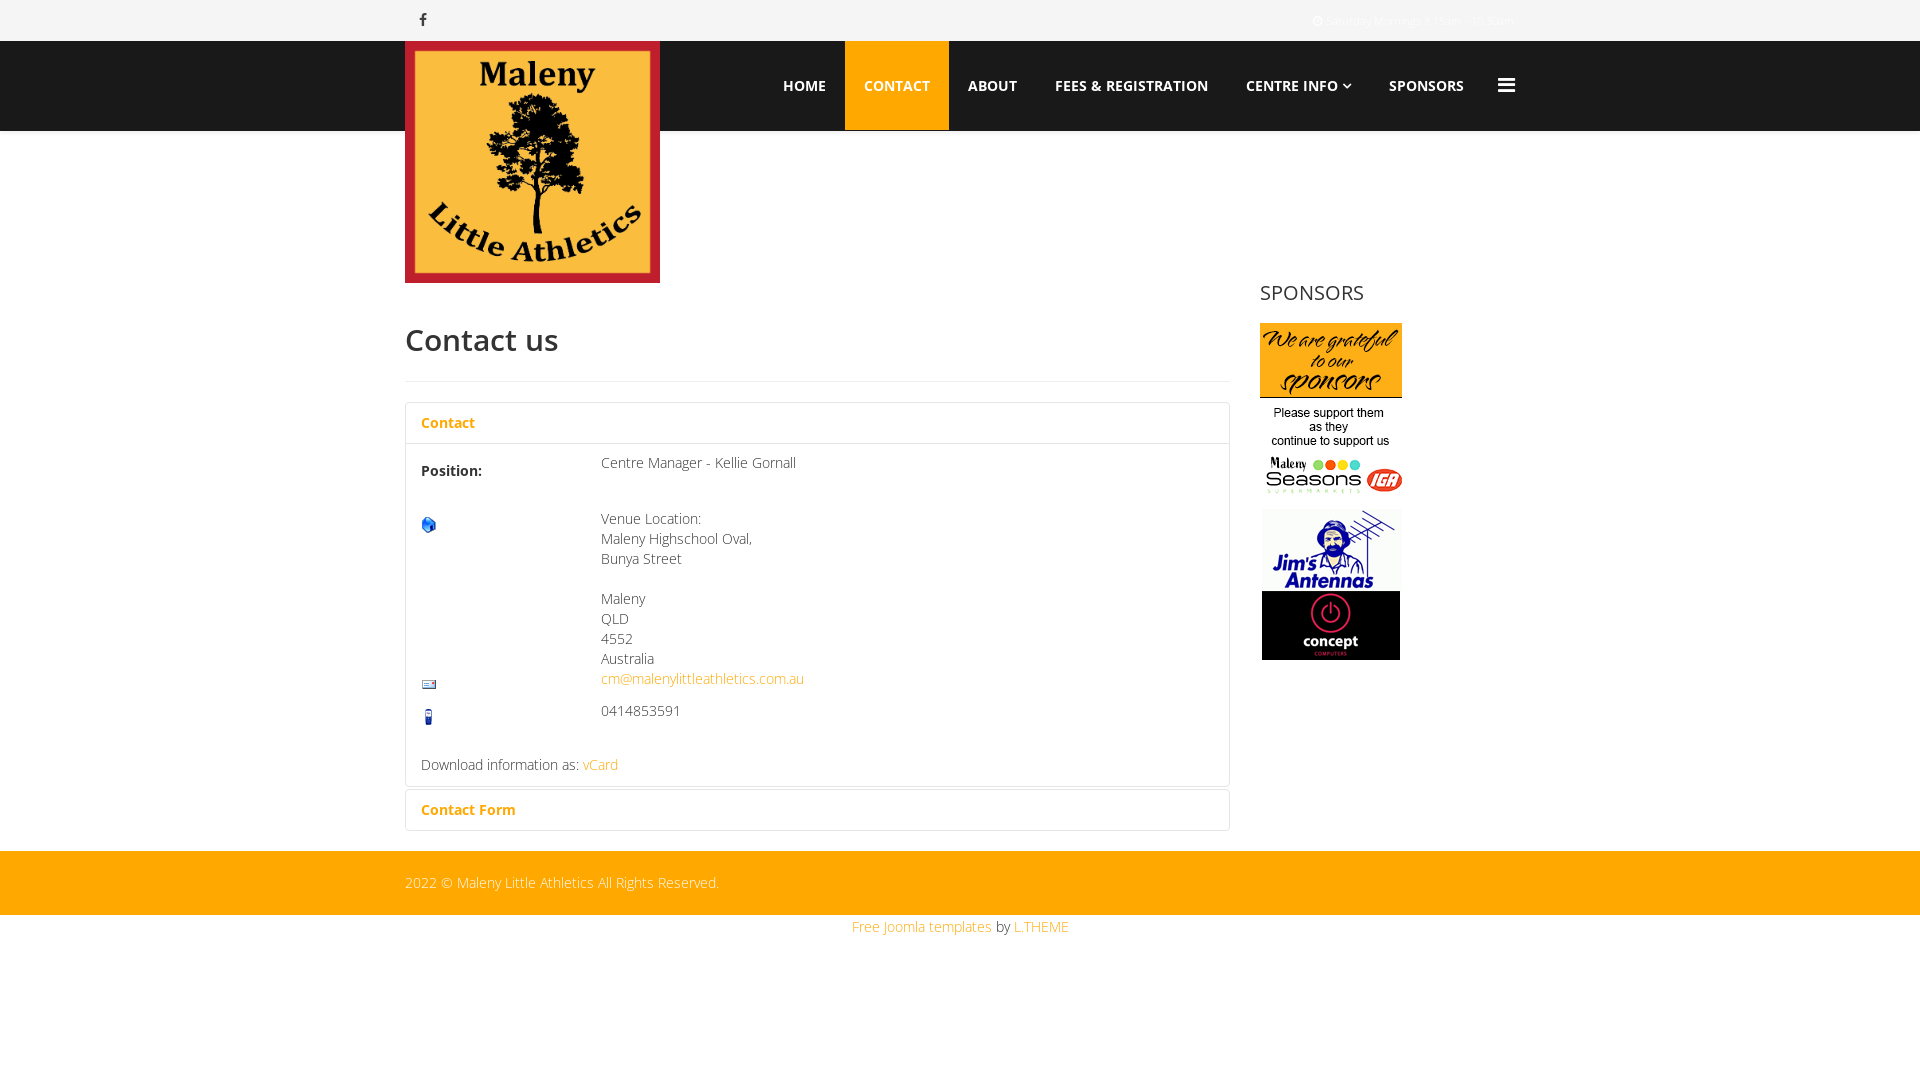 This screenshot has width=1920, height=1080. What do you see at coordinates (992, 84) in the screenshot?
I see `'ABOUT'` at bounding box center [992, 84].